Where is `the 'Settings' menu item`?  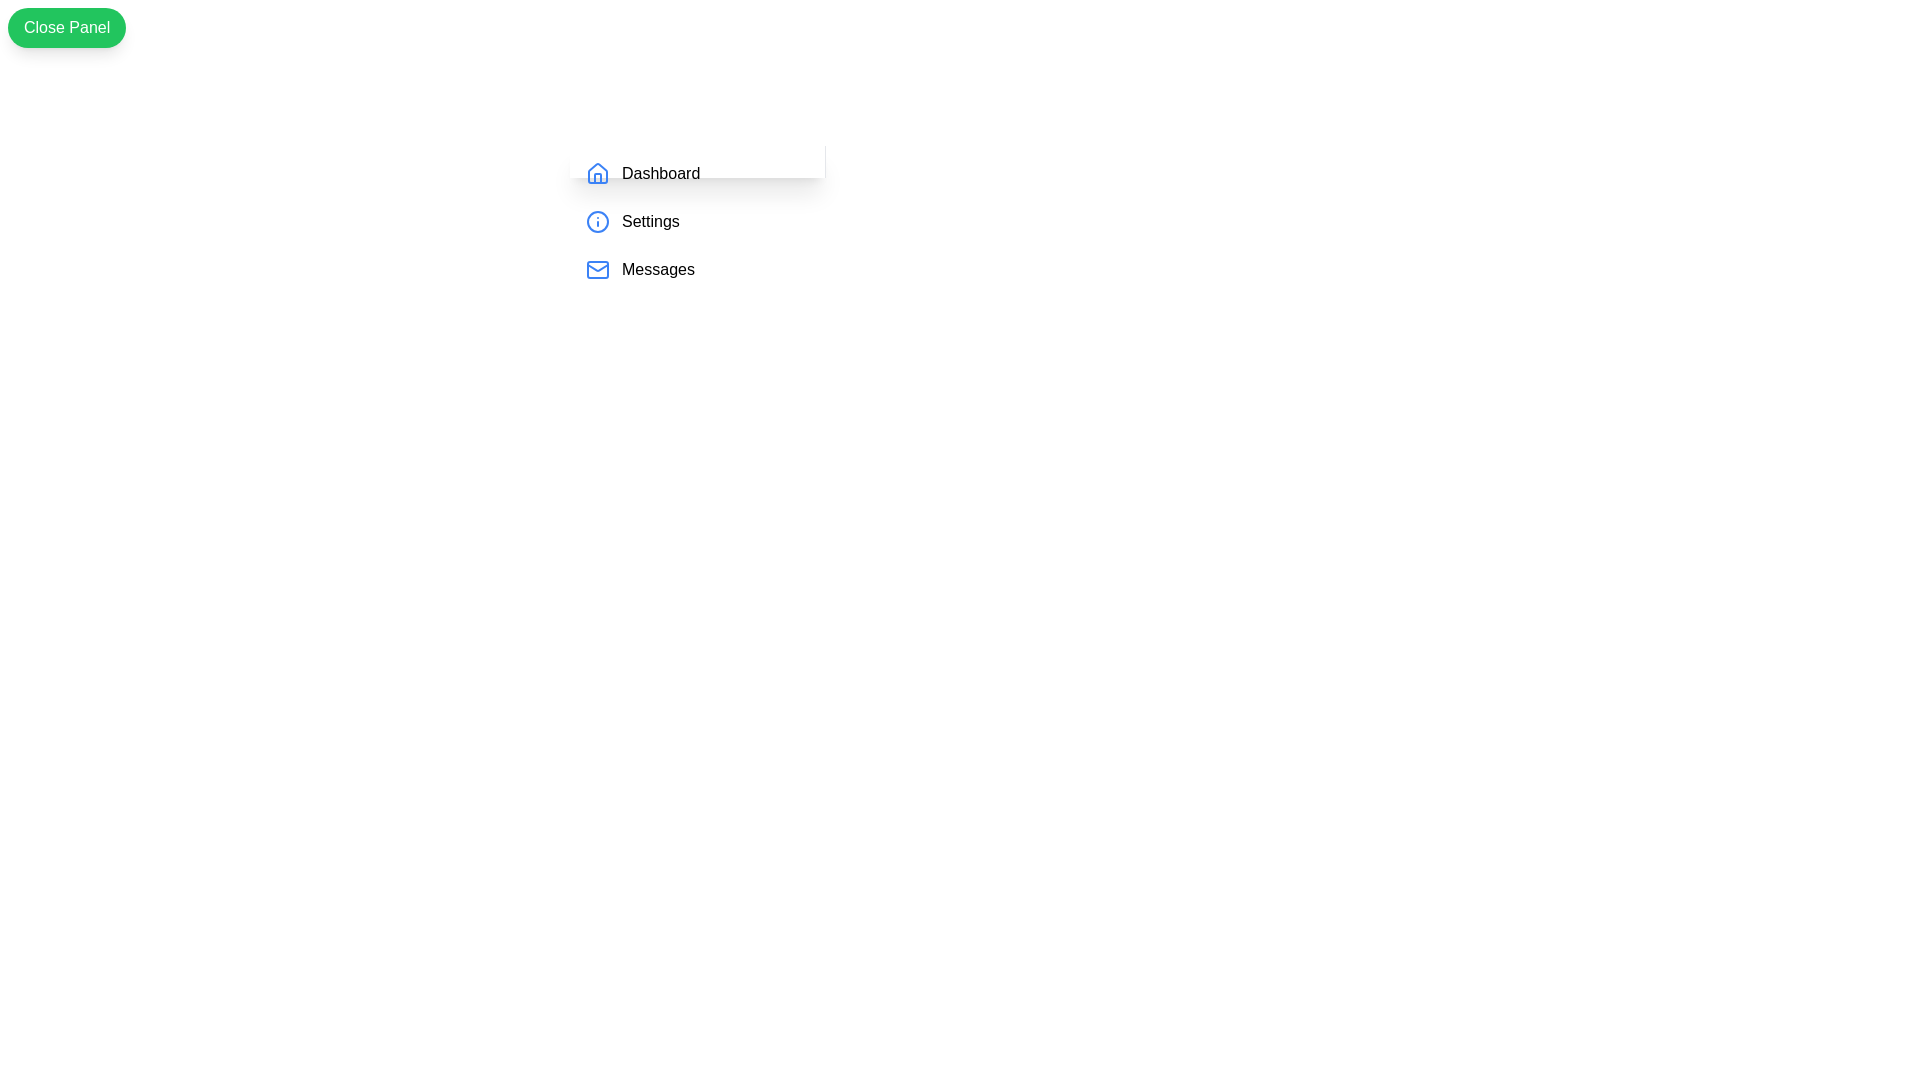
the 'Settings' menu item is located at coordinates (697, 222).